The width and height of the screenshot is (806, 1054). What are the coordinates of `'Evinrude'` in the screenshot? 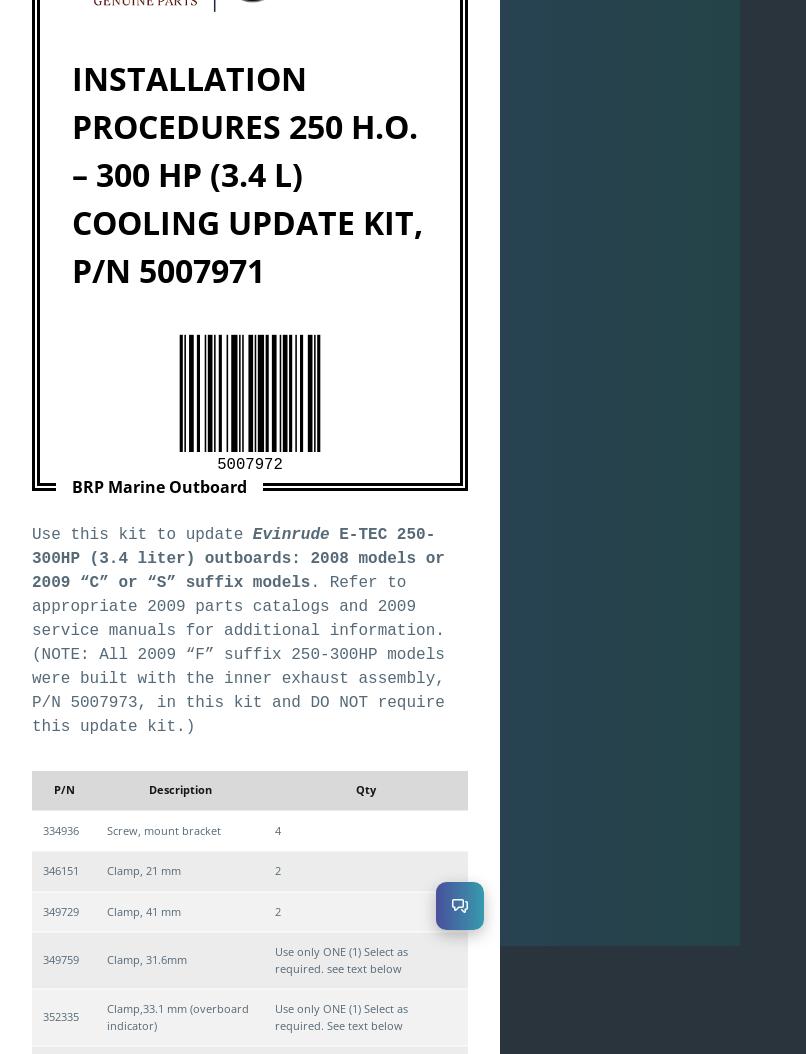 It's located at (290, 535).